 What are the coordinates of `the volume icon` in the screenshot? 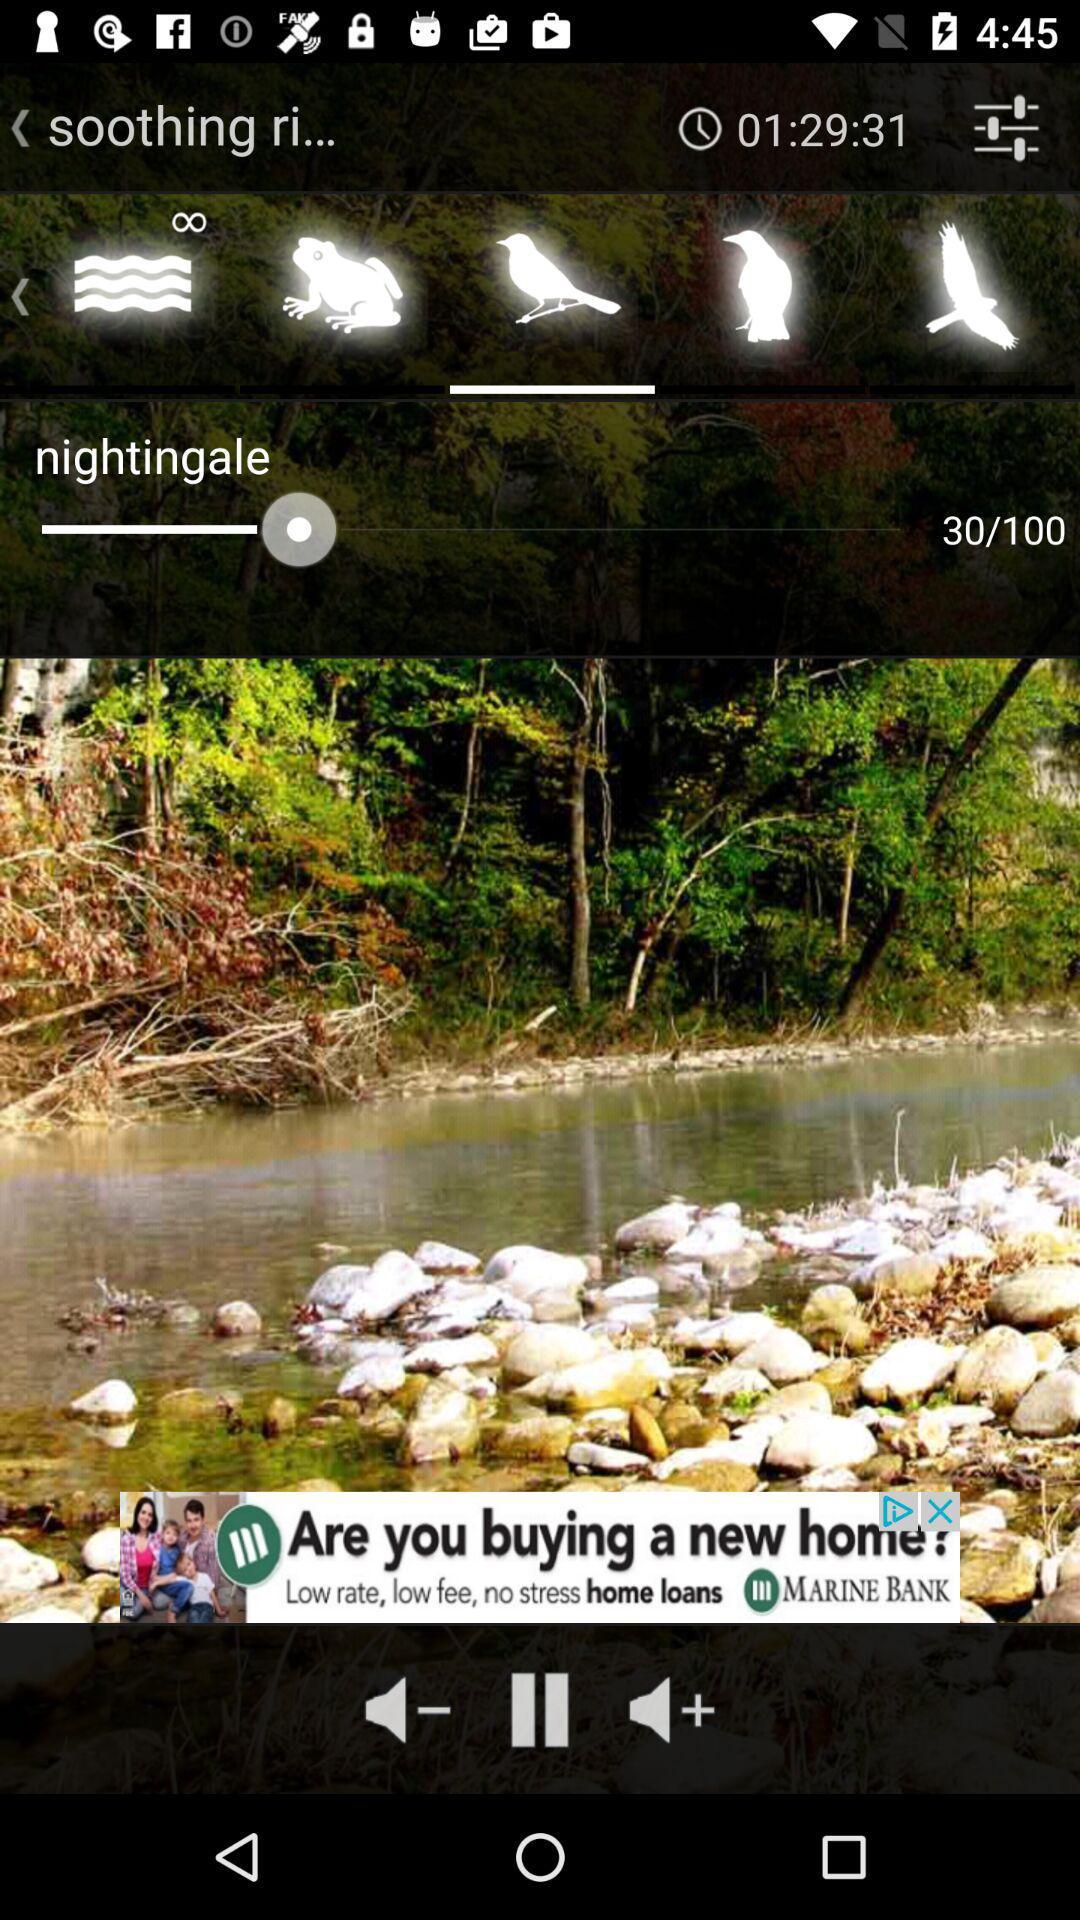 It's located at (407, 1708).